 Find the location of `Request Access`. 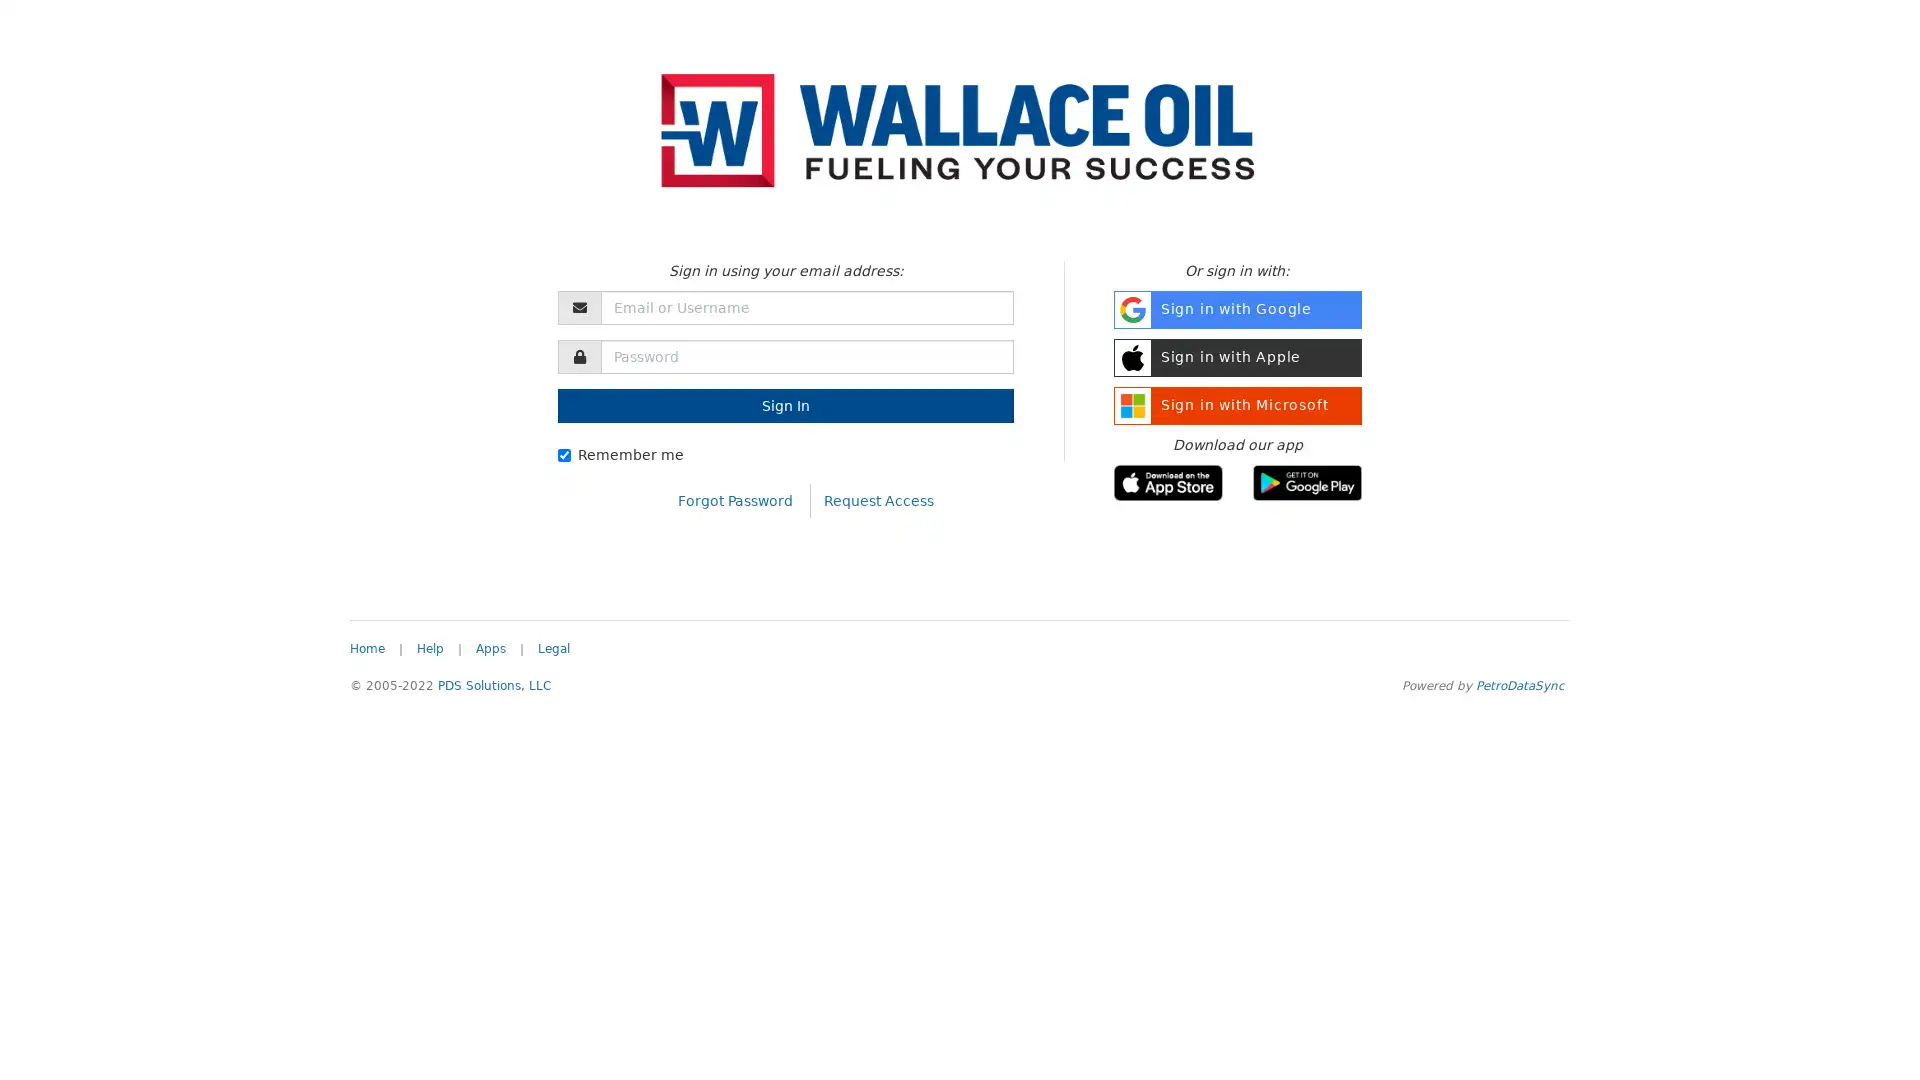

Request Access is located at coordinates (878, 499).